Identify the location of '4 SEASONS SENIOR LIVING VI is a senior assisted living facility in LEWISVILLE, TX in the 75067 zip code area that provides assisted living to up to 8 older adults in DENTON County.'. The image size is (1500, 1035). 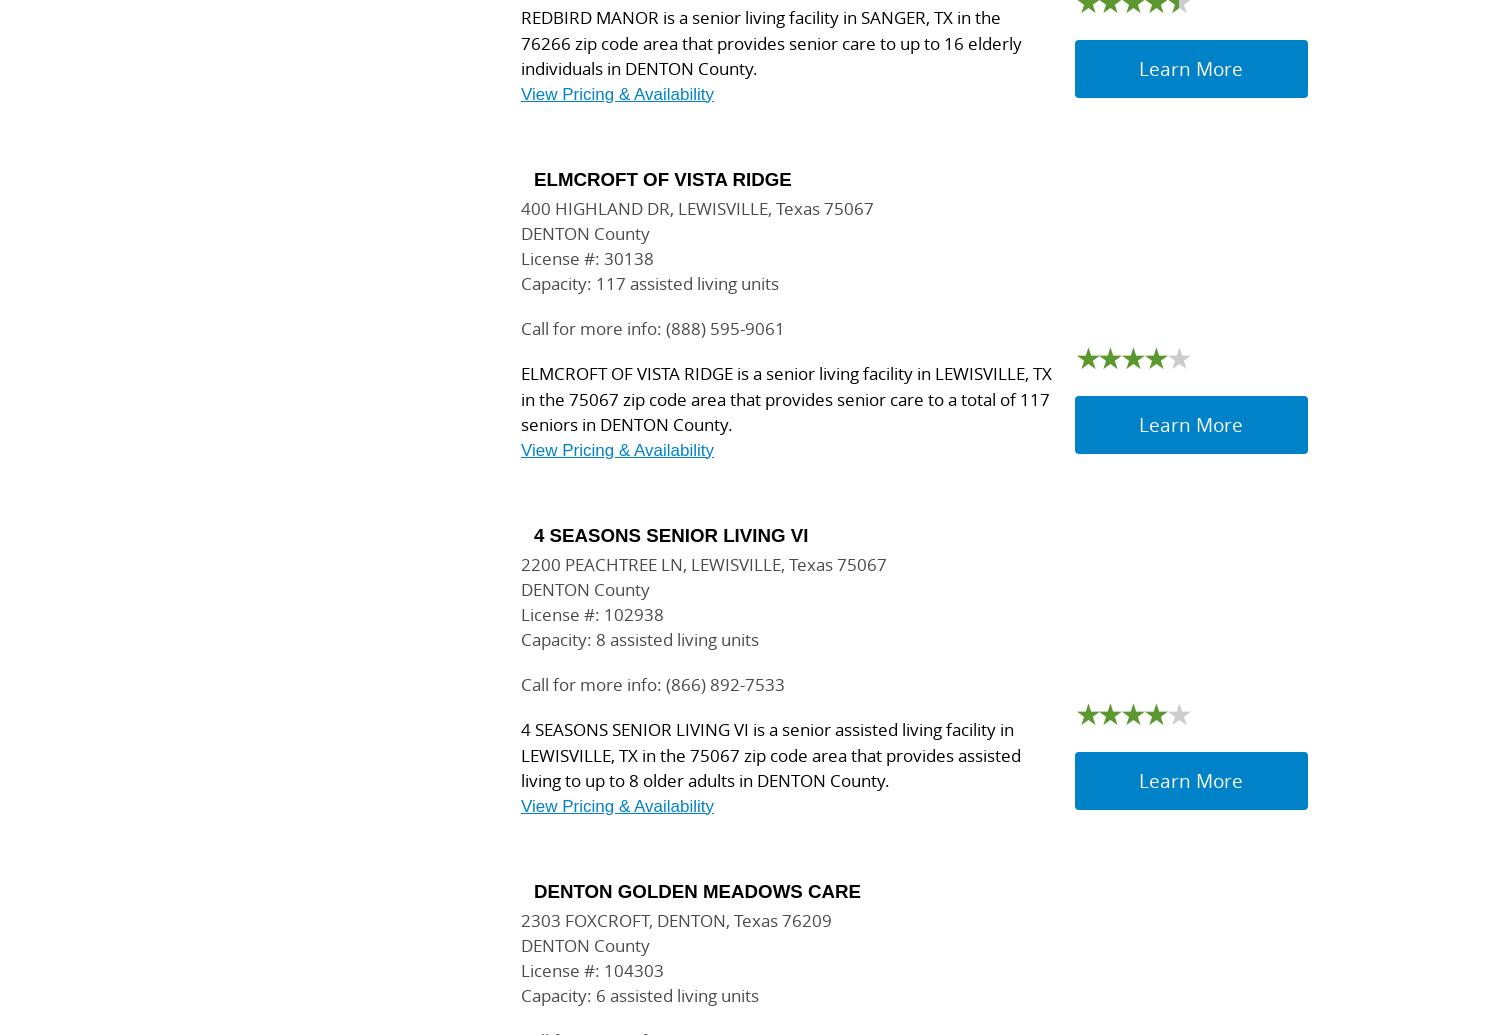
(771, 754).